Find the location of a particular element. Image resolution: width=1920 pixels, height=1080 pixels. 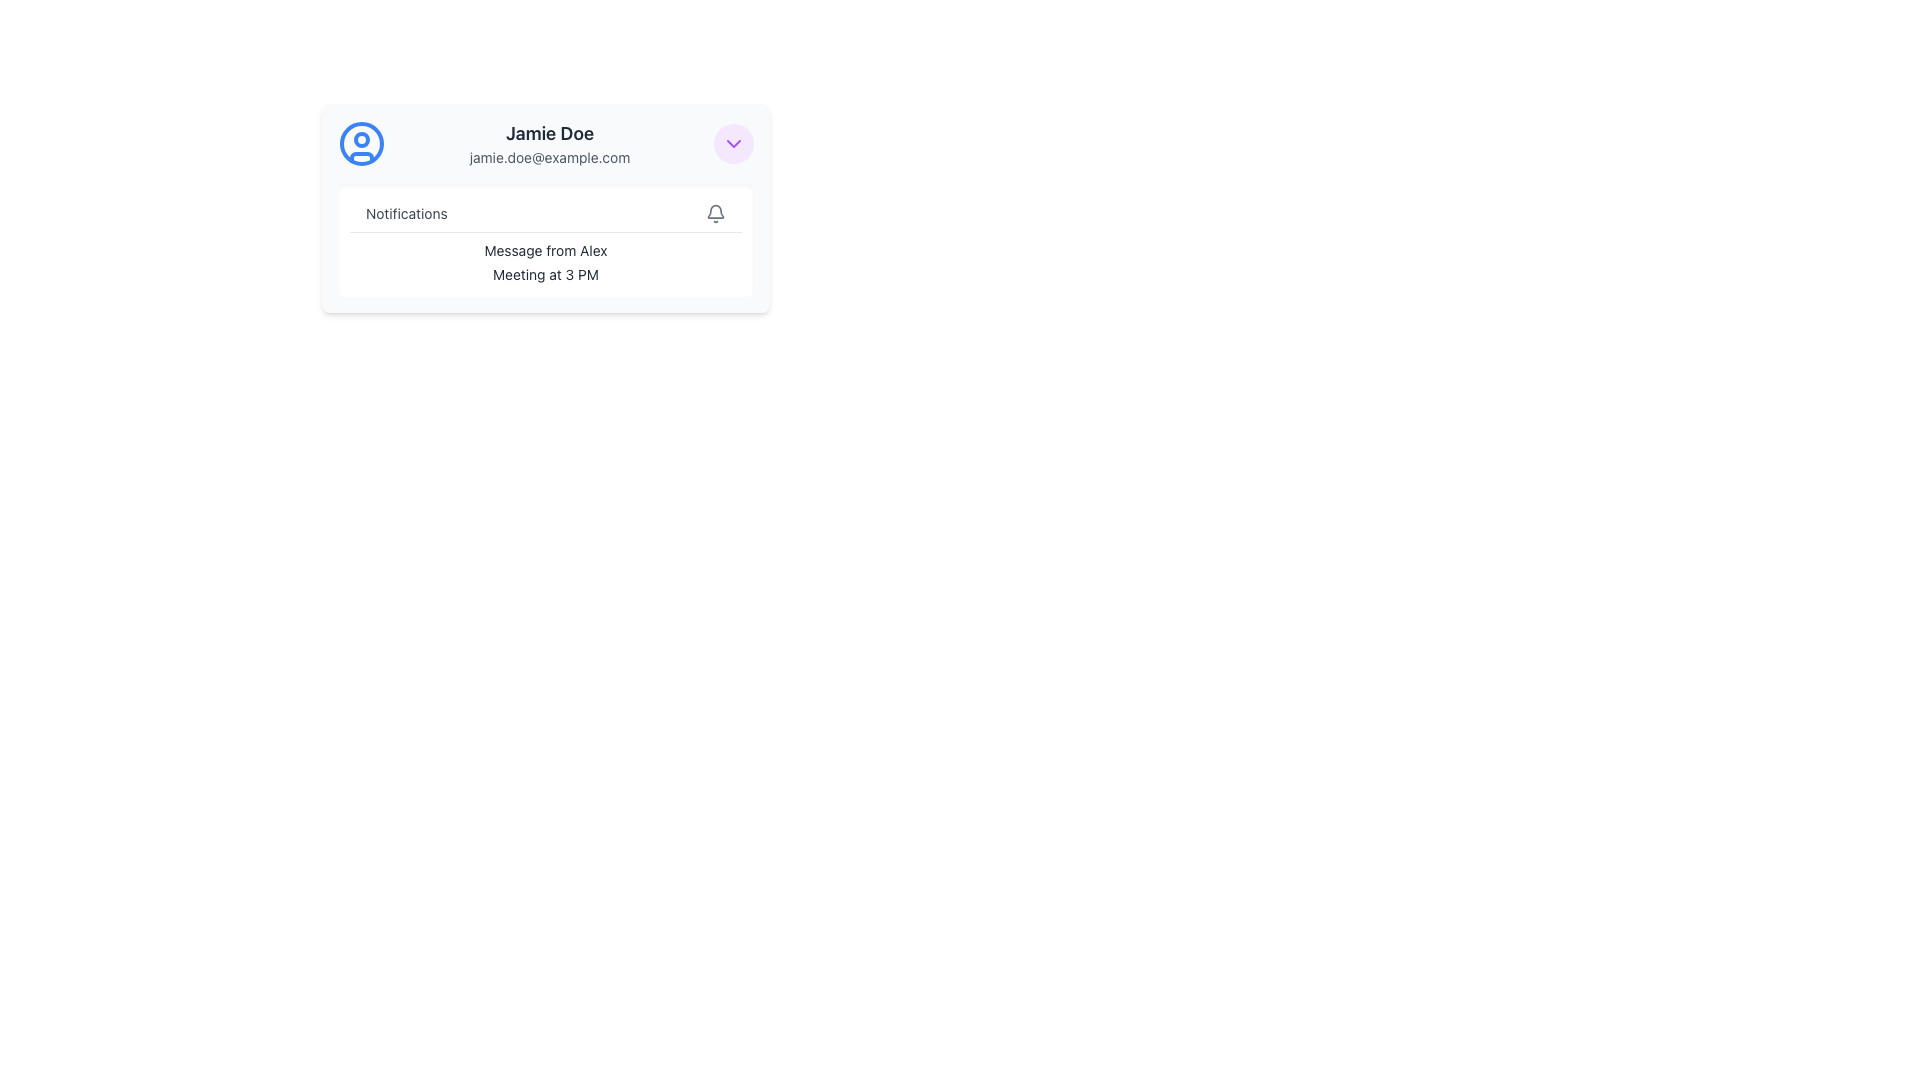

the chevron icon located at the top-right corner of the user card is located at coordinates (733, 142).